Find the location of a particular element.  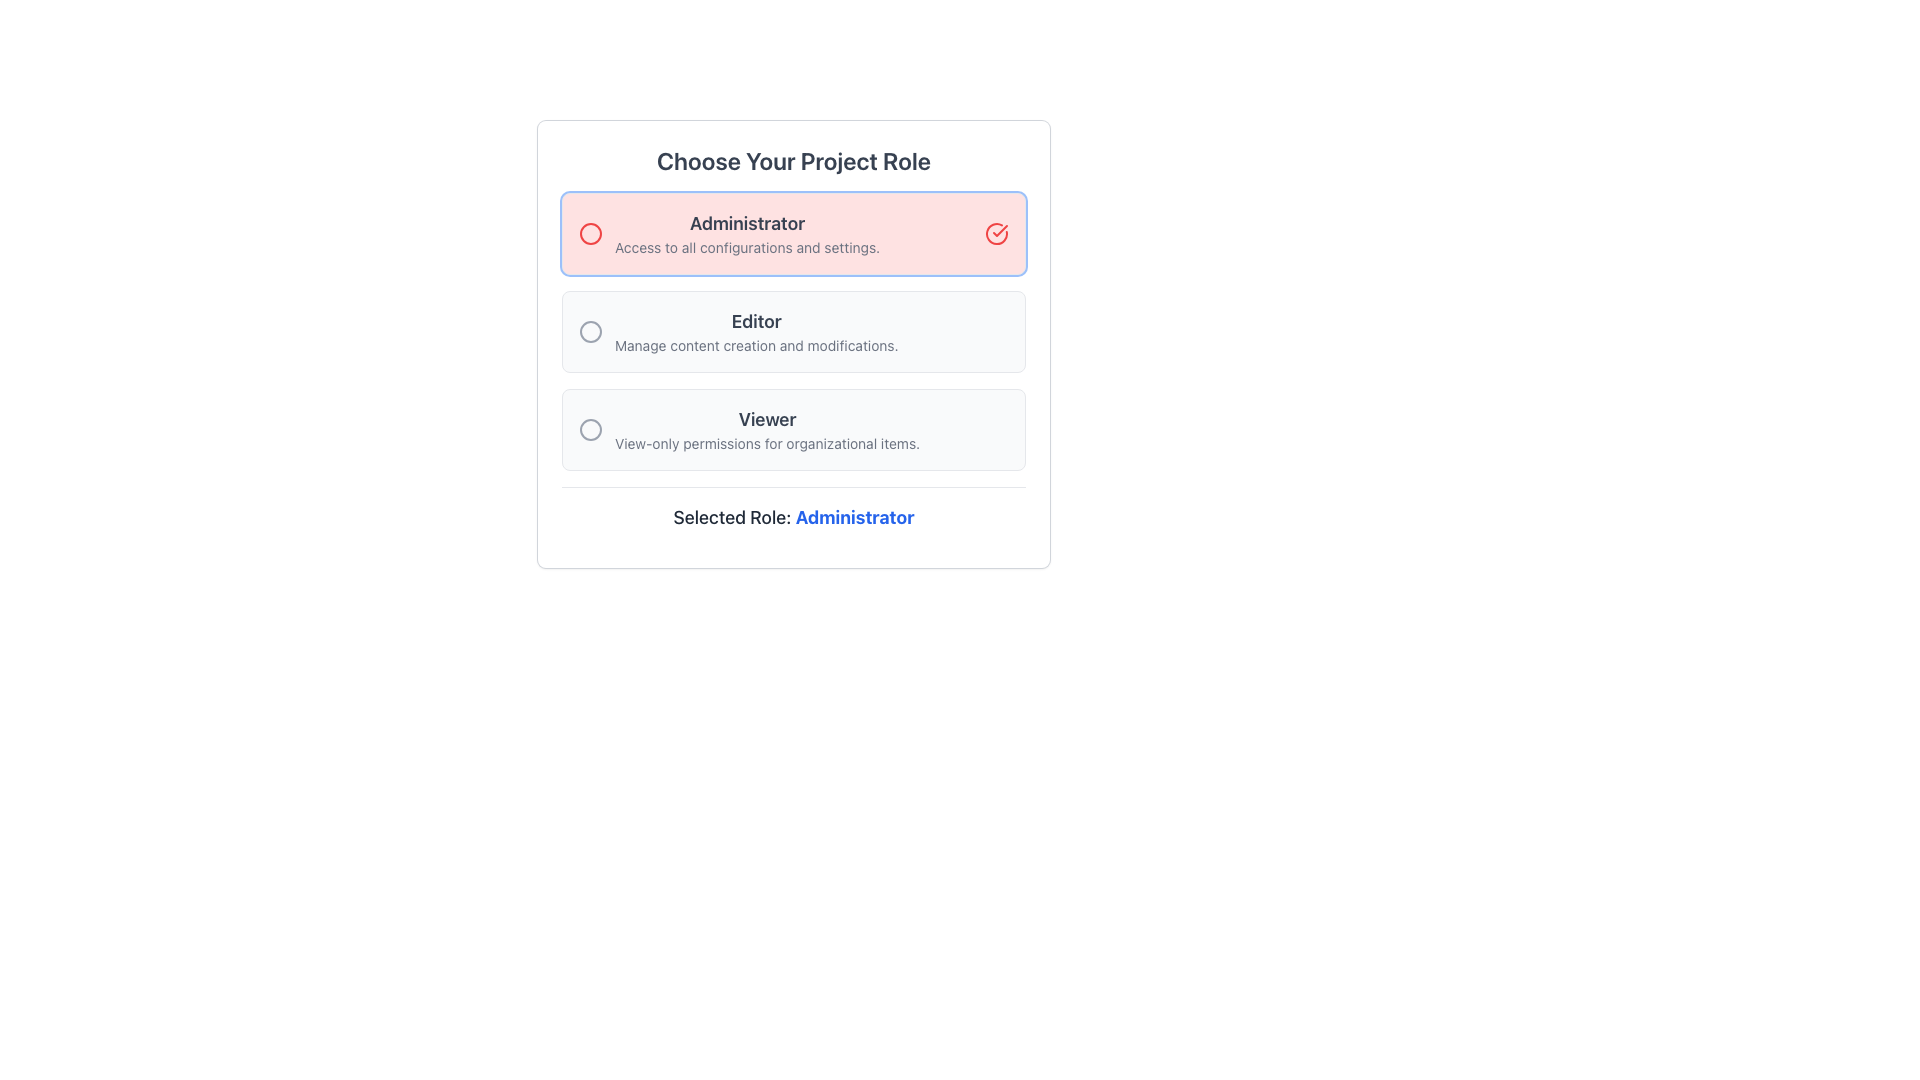

the red graphical checkmark within the circular icon indicating confirmation next to the 'Administrator' role selection area is located at coordinates (1000, 230).